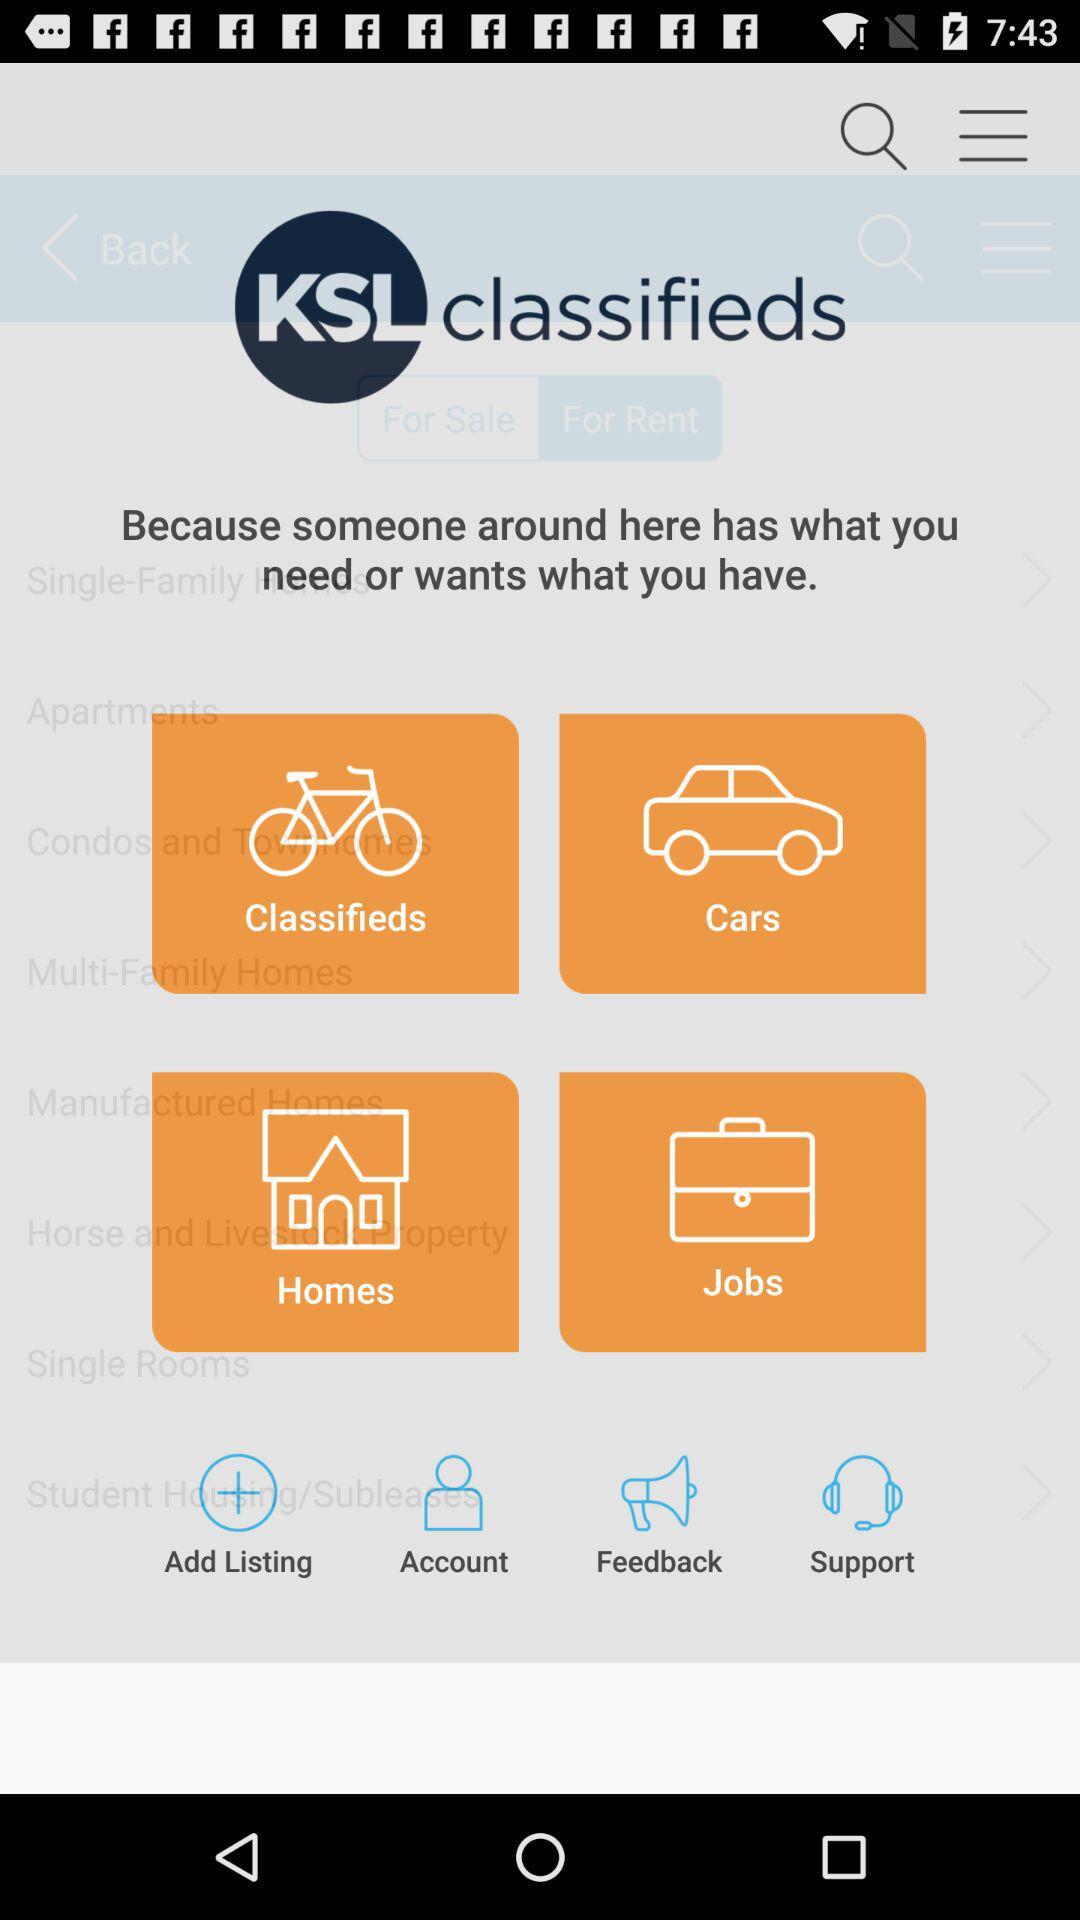 The height and width of the screenshot is (1920, 1080). I want to click on the search icon, so click(872, 145).